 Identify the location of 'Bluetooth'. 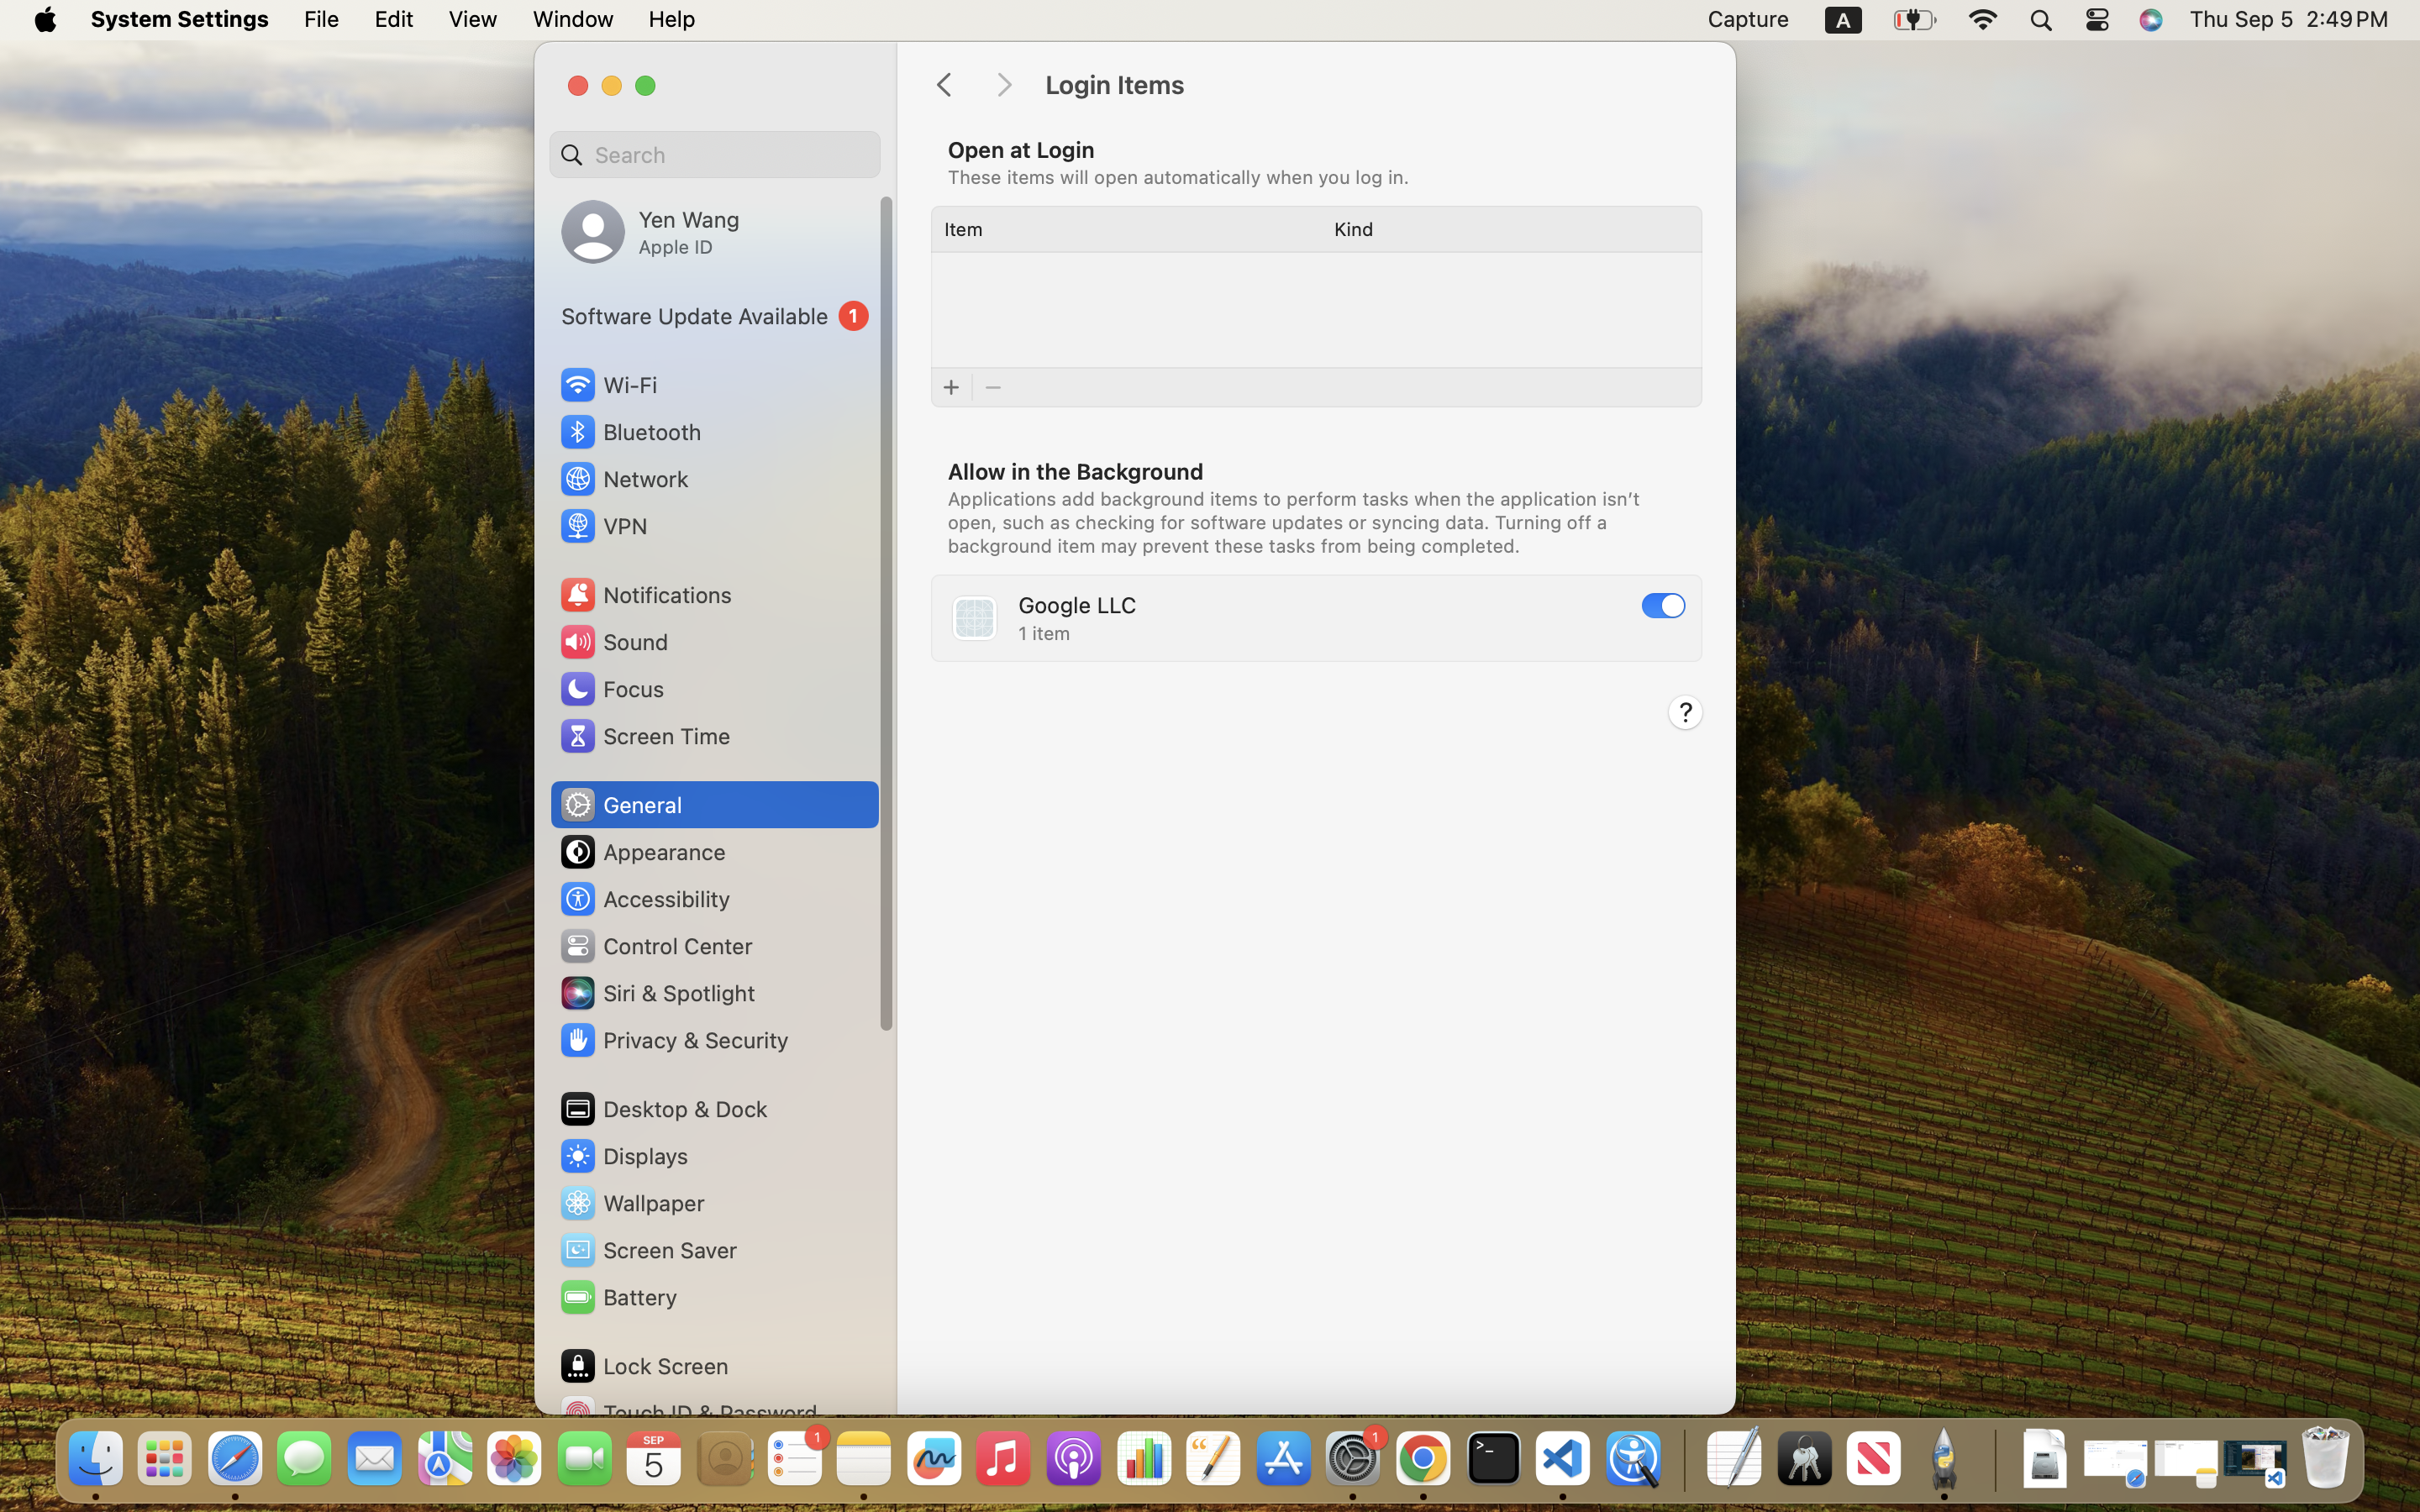
(629, 431).